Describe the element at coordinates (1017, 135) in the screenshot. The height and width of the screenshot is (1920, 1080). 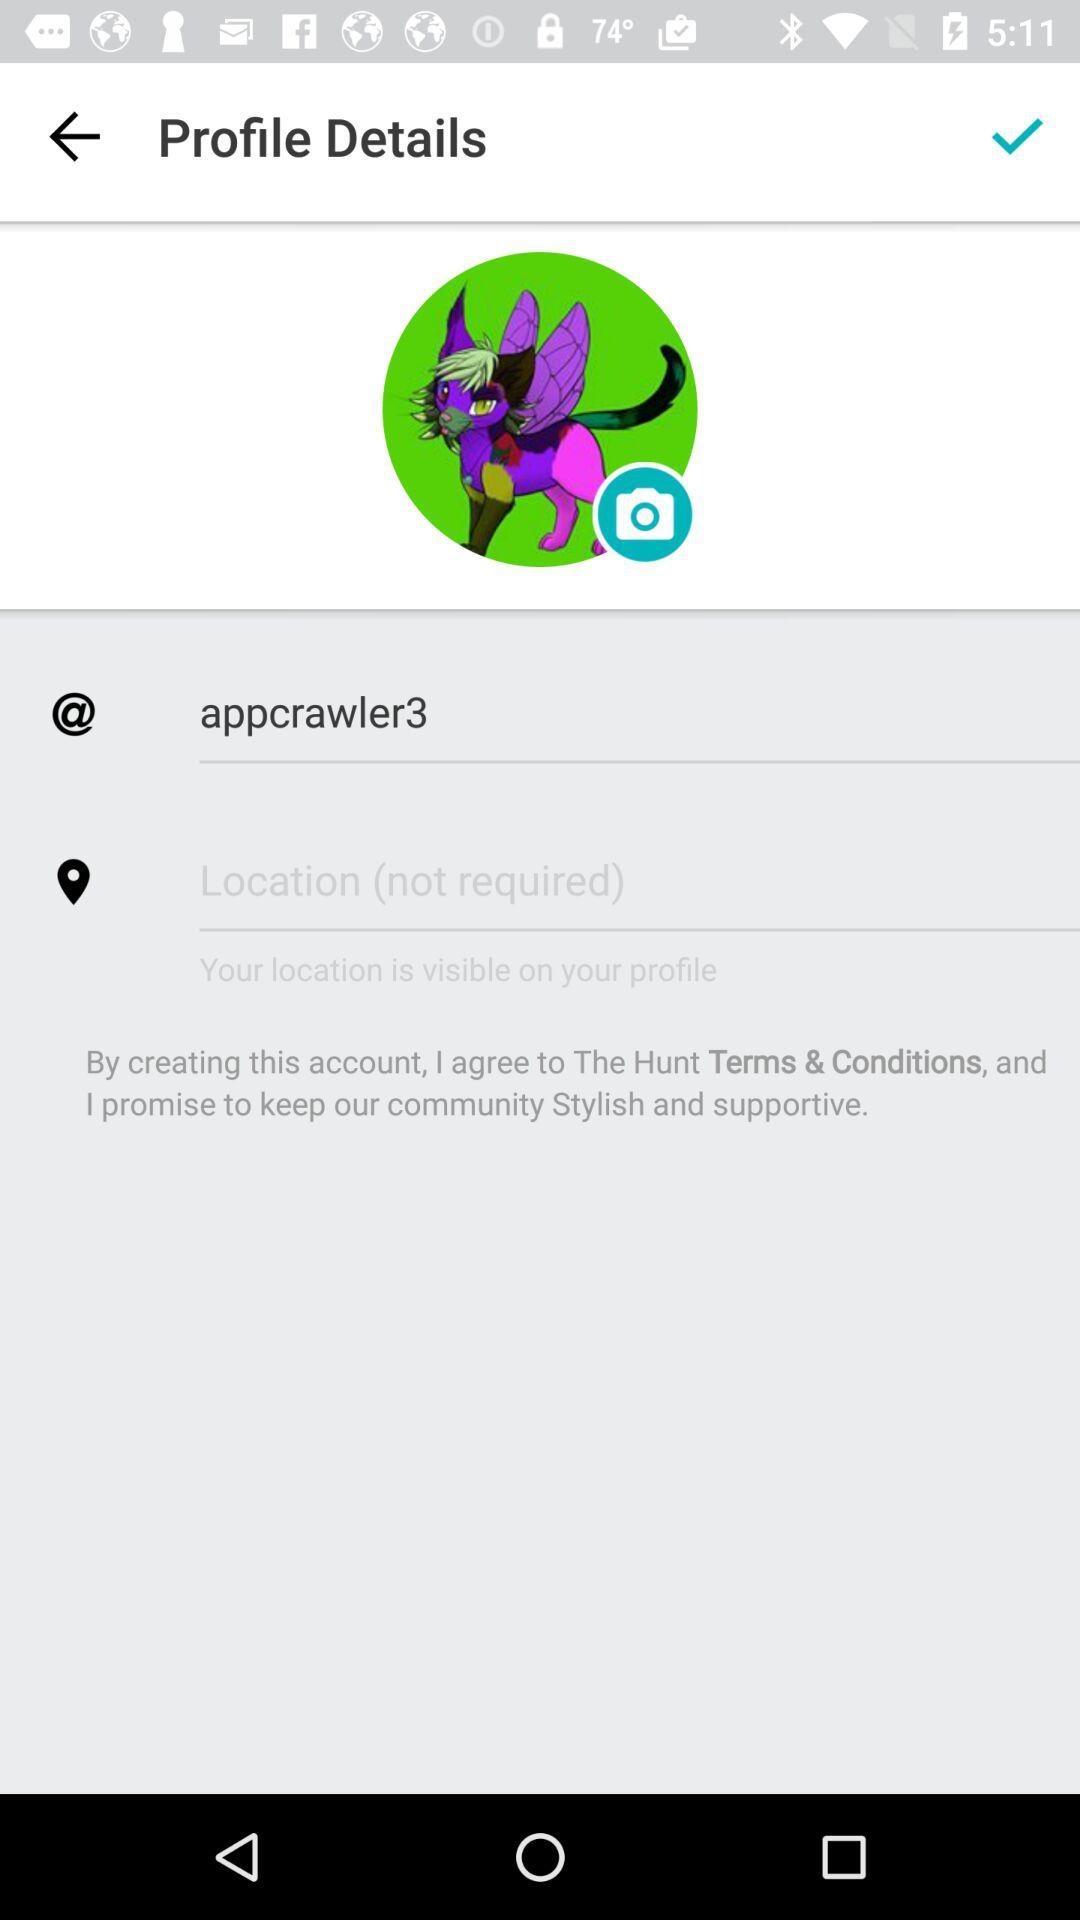
I see `the app to the right of profile details app` at that location.